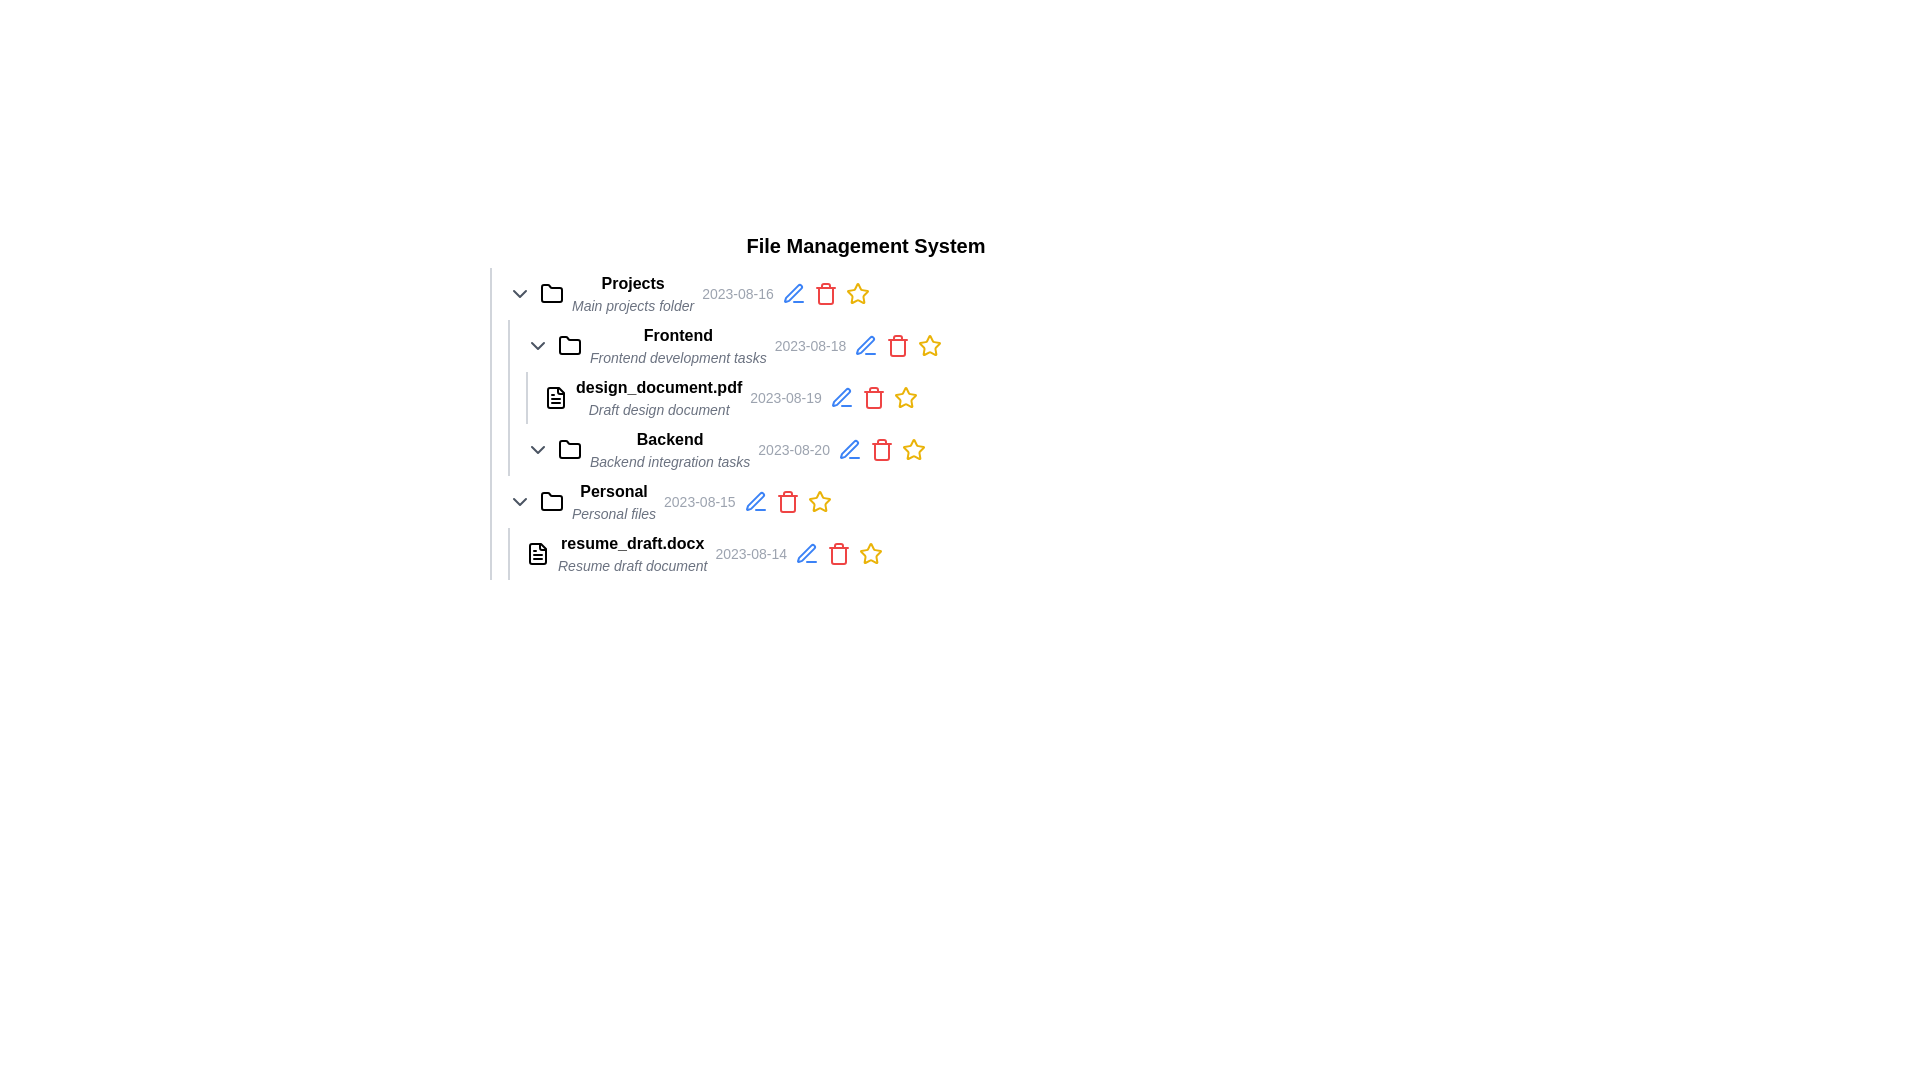 This screenshot has height=1080, width=1920. What do you see at coordinates (678, 345) in the screenshot?
I see `the 'Frontend' text label` at bounding box center [678, 345].